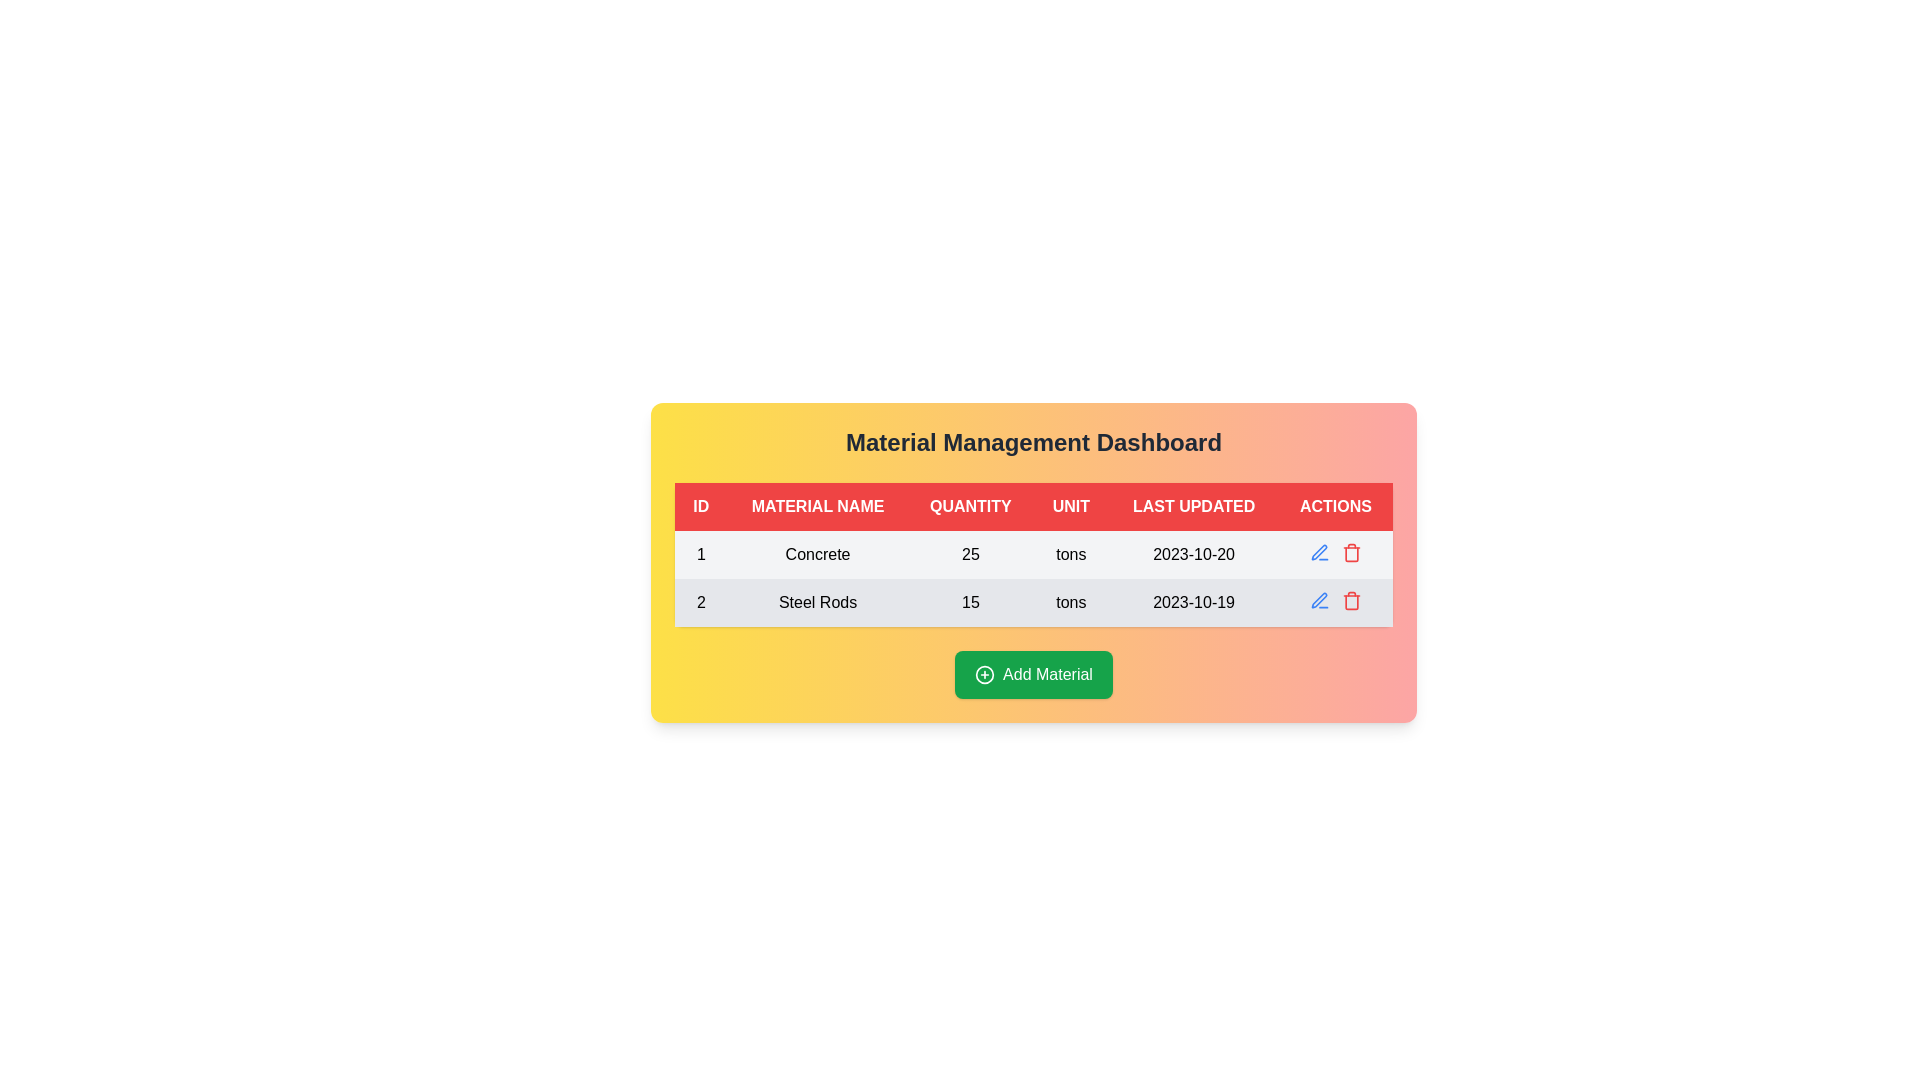 The image size is (1920, 1080). Describe the element at coordinates (985, 675) in the screenshot. I see `the circular '+' icon located to the left of the 'Add Material' button` at that location.